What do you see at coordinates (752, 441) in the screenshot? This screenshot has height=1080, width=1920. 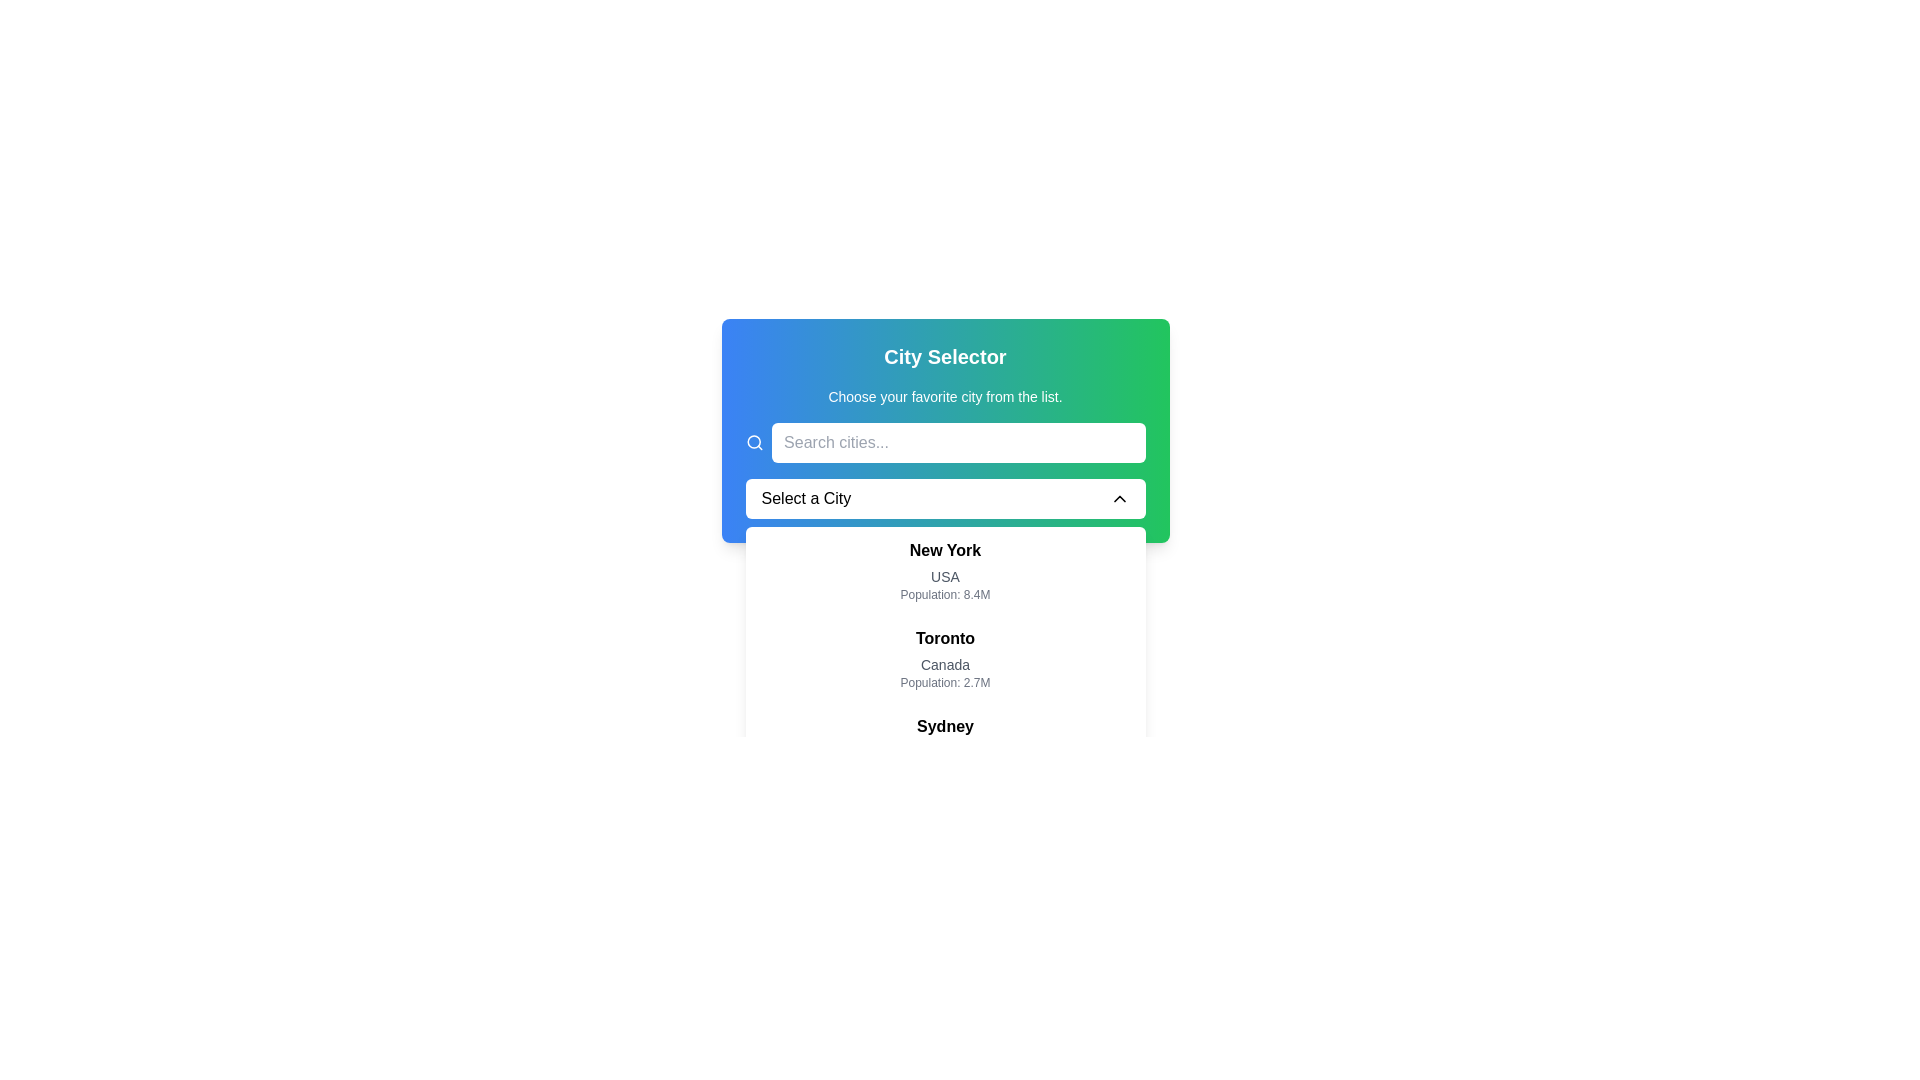 I see `details of the SVG Circle that forms the circular part of the search icon located in the top left corner of the search bar` at bounding box center [752, 441].